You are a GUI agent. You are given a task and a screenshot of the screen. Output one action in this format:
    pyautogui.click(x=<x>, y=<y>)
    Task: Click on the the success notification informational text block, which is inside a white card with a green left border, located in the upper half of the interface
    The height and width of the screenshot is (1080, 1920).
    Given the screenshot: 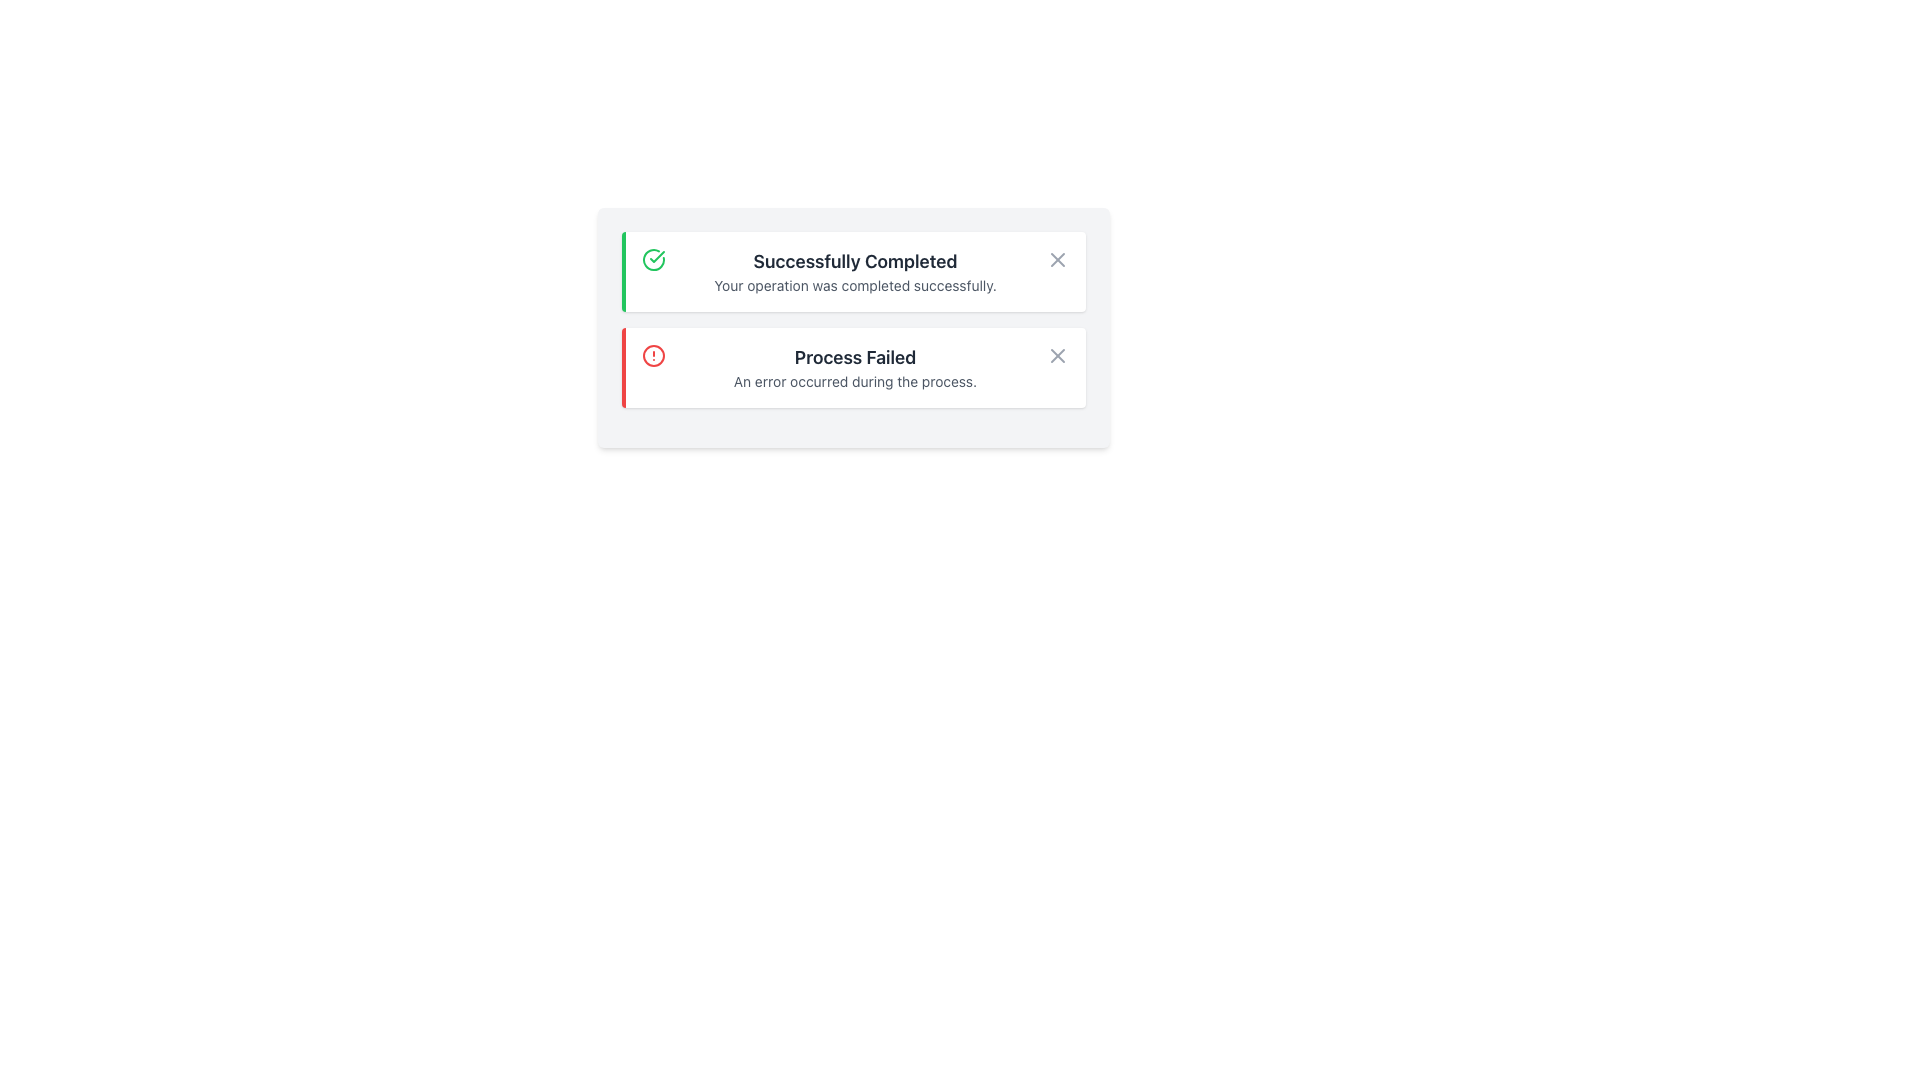 What is the action you would take?
    pyautogui.click(x=855, y=272)
    